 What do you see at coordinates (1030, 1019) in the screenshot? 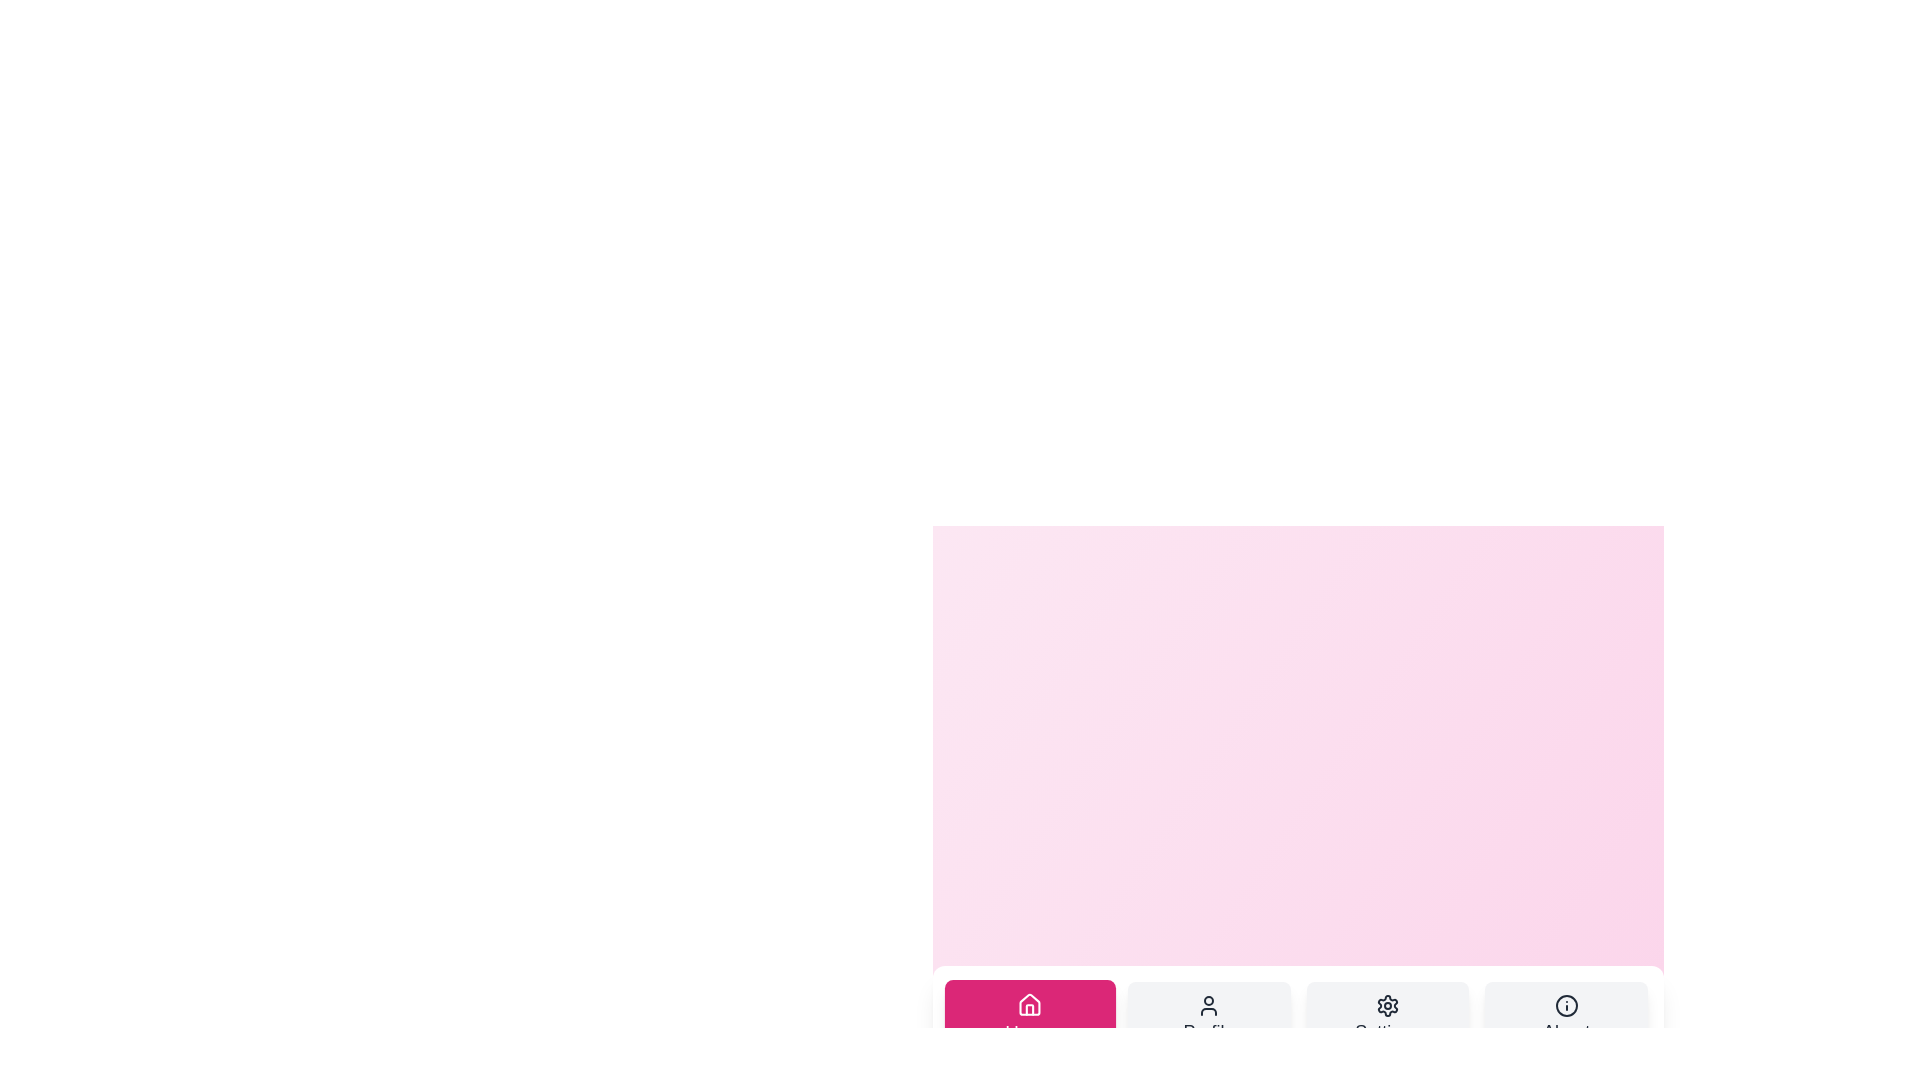
I see `the tab labeled Home by clicking on it` at bounding box center [1030, 1019].